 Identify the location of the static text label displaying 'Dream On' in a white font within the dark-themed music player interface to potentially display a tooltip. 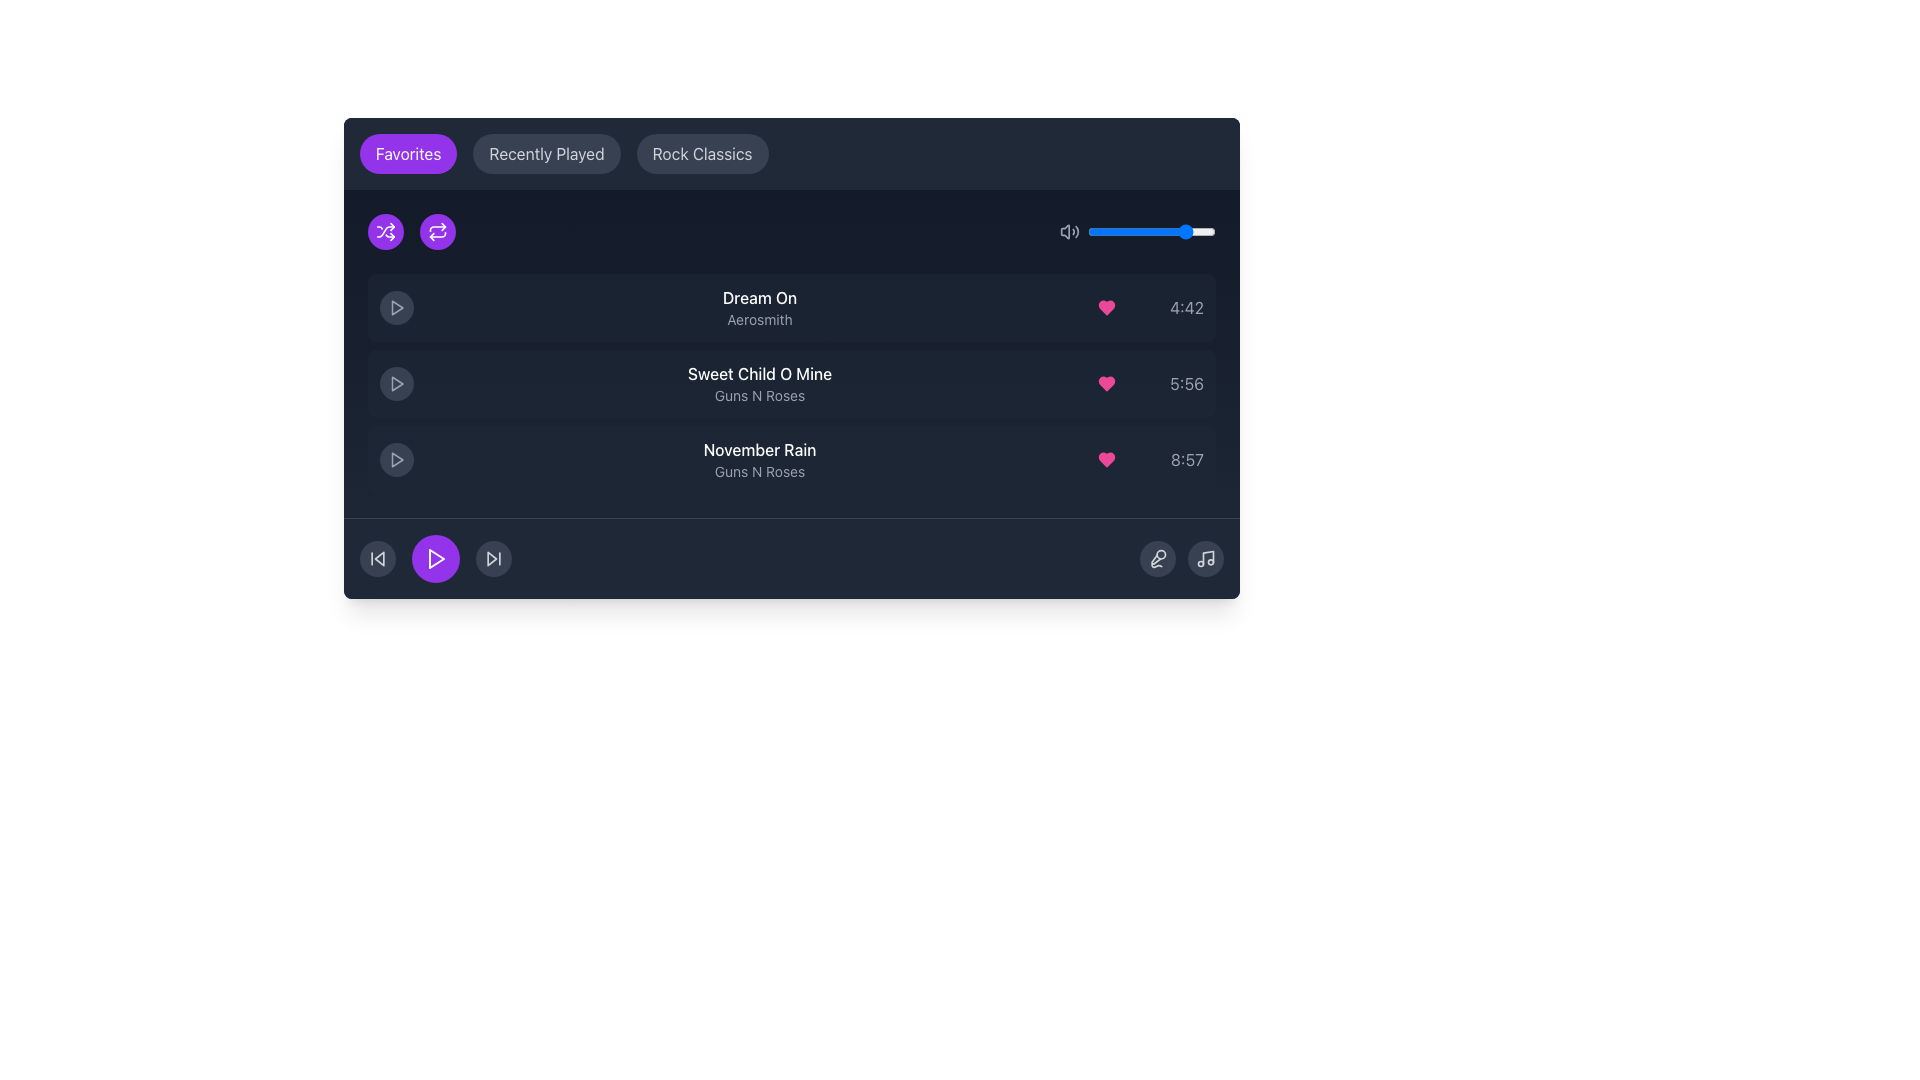
(758, 297).